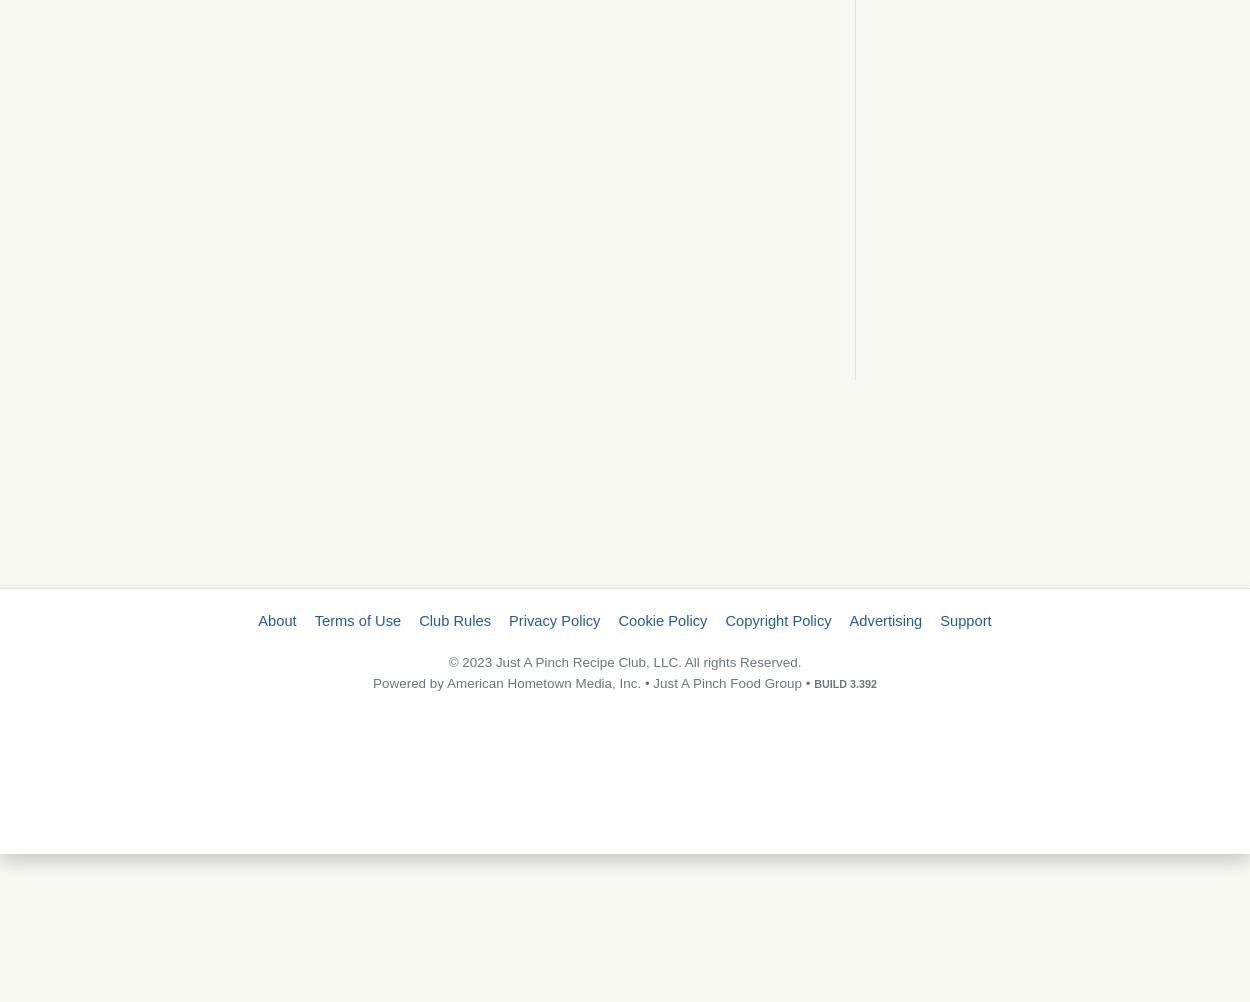  What do you see at coordinates (939, 620) in the screenshot?
I see `'Support'` at bounding box center [939, 620].